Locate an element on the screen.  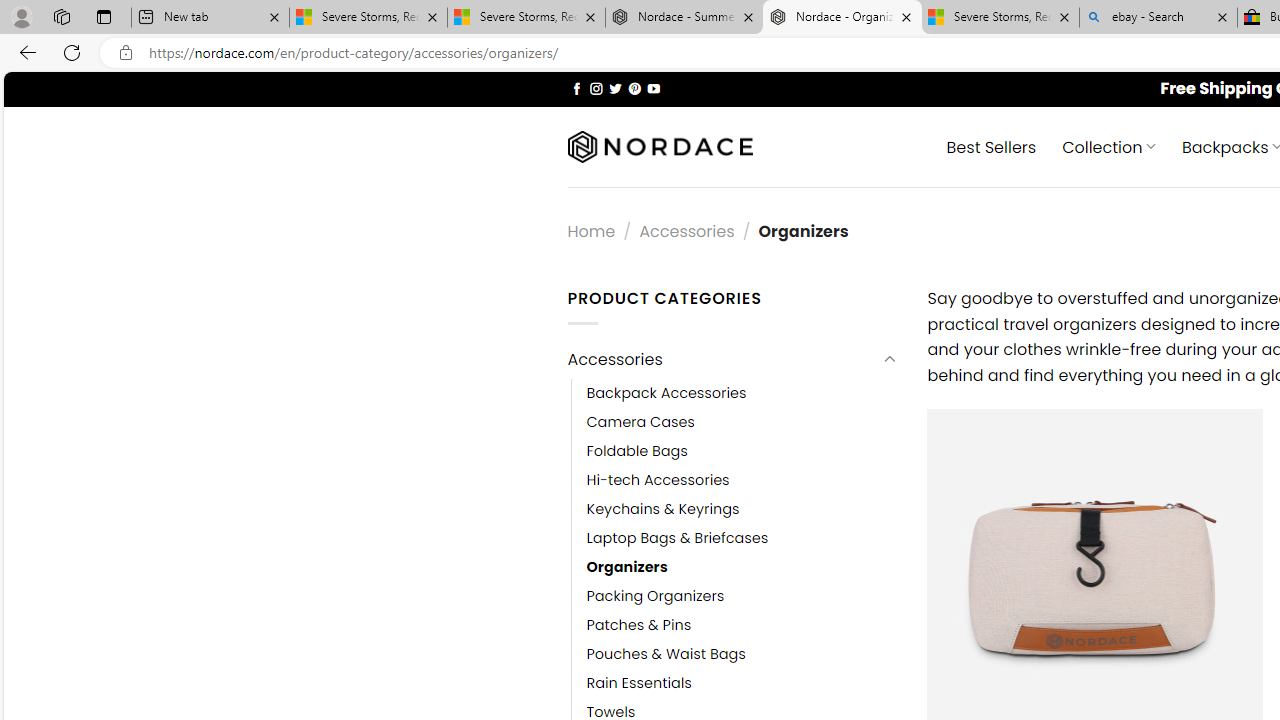
'Refresh' is located at coordinates (72, 51).